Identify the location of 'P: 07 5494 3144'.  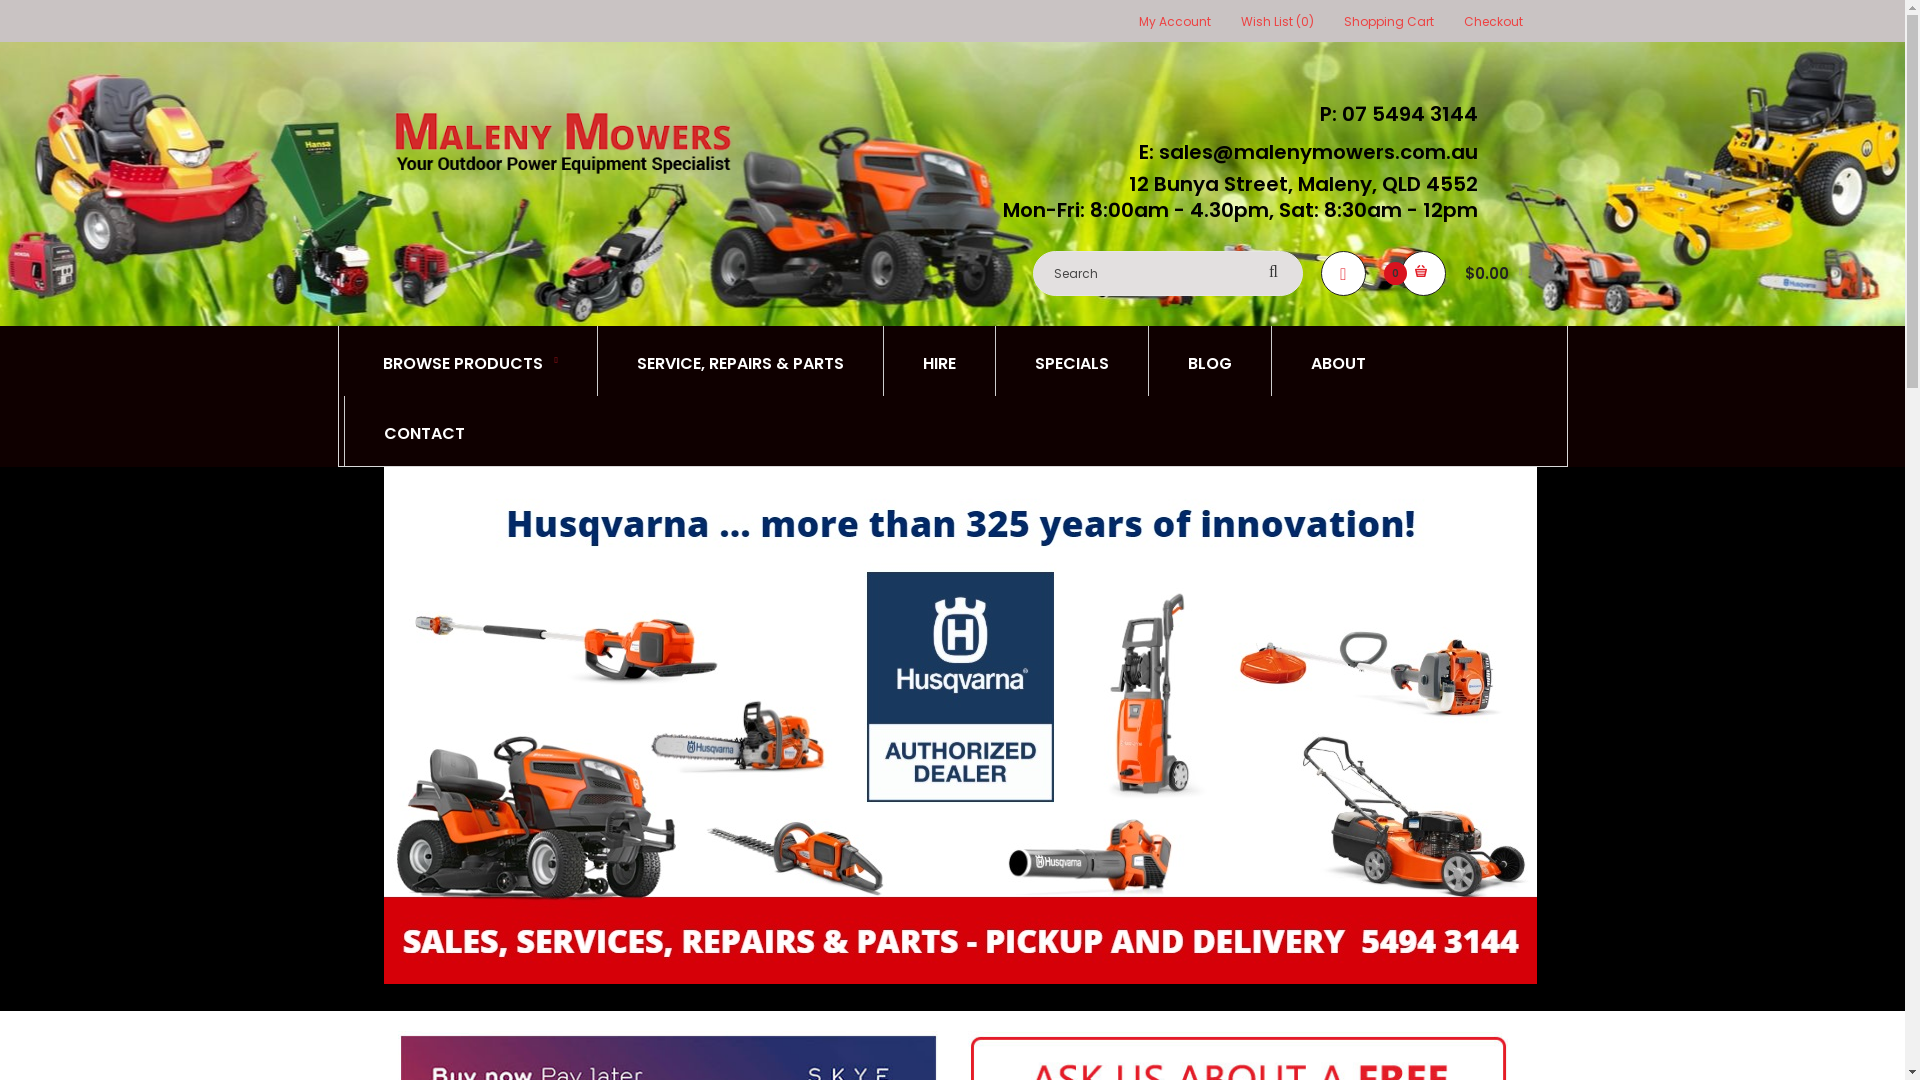
(1392, 114).